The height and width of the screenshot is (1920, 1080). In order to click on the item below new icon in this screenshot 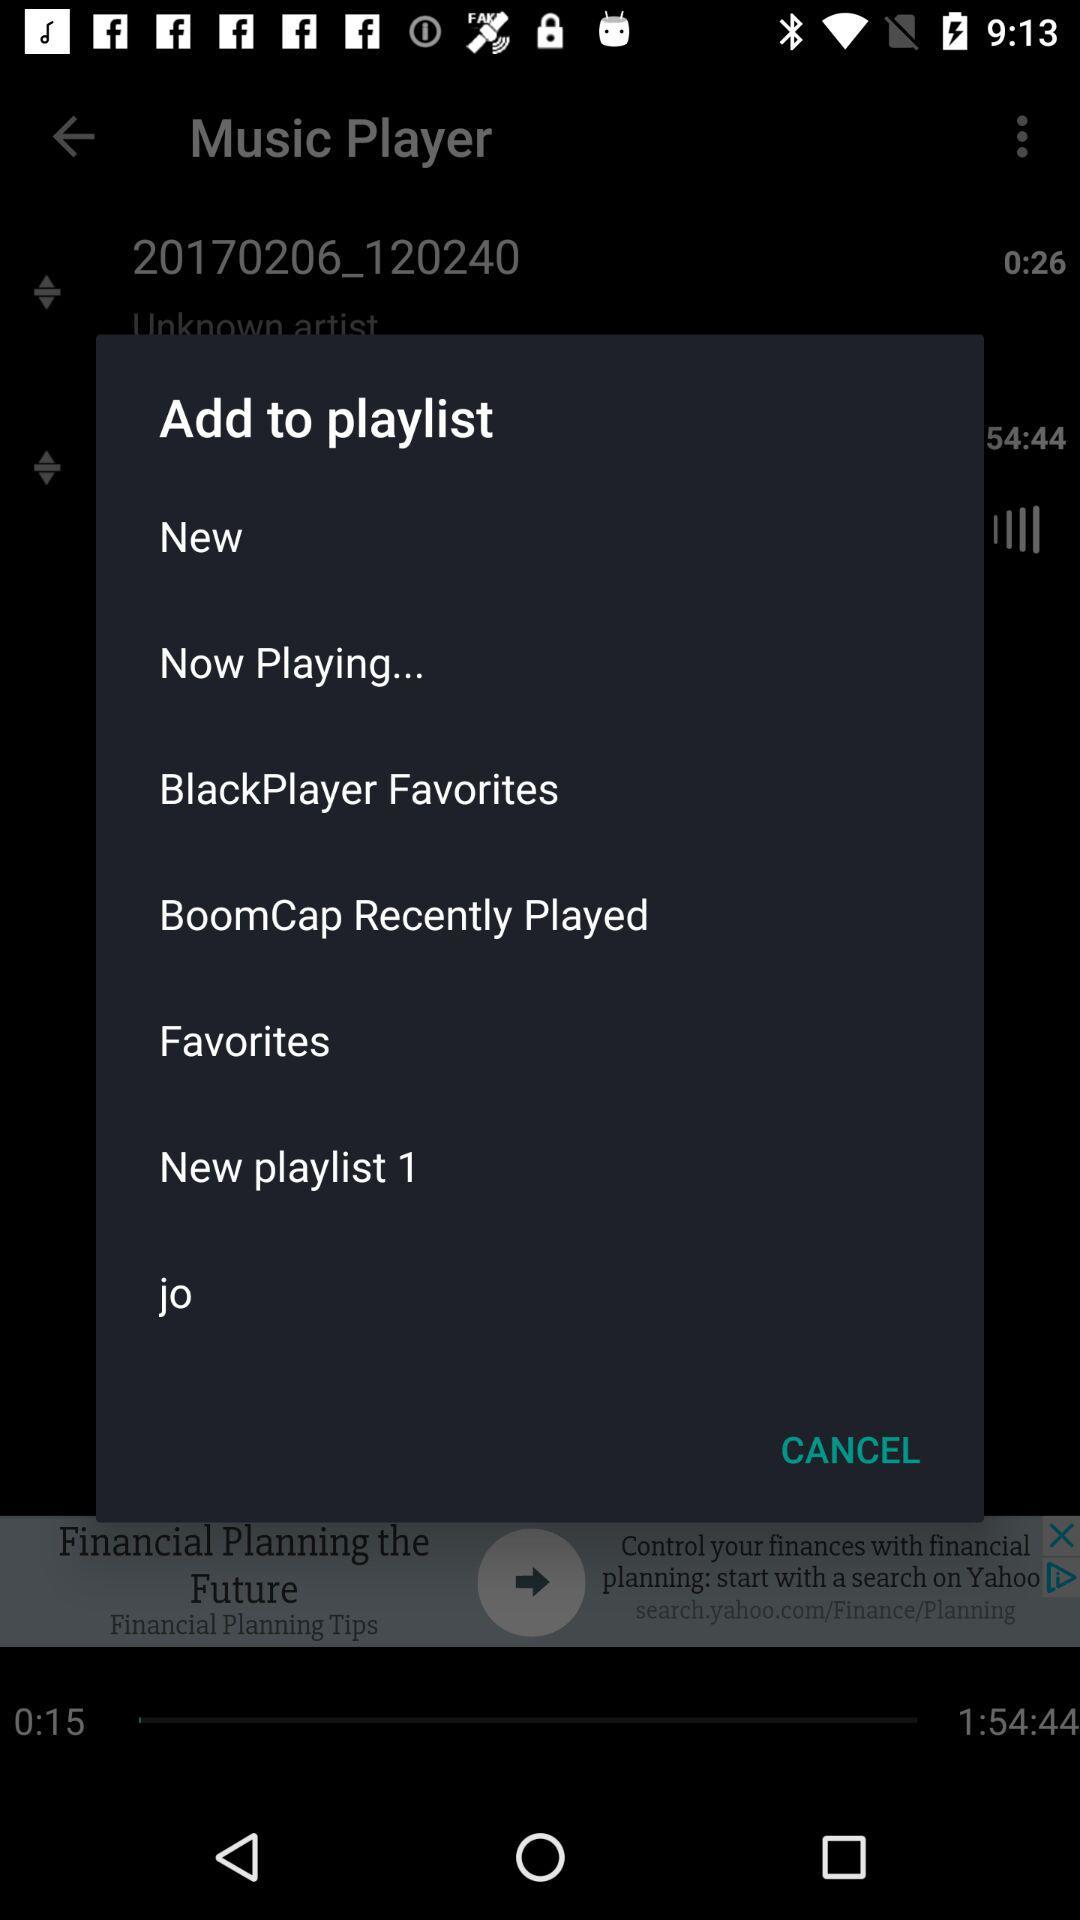, I will do `click(540, 661)`.